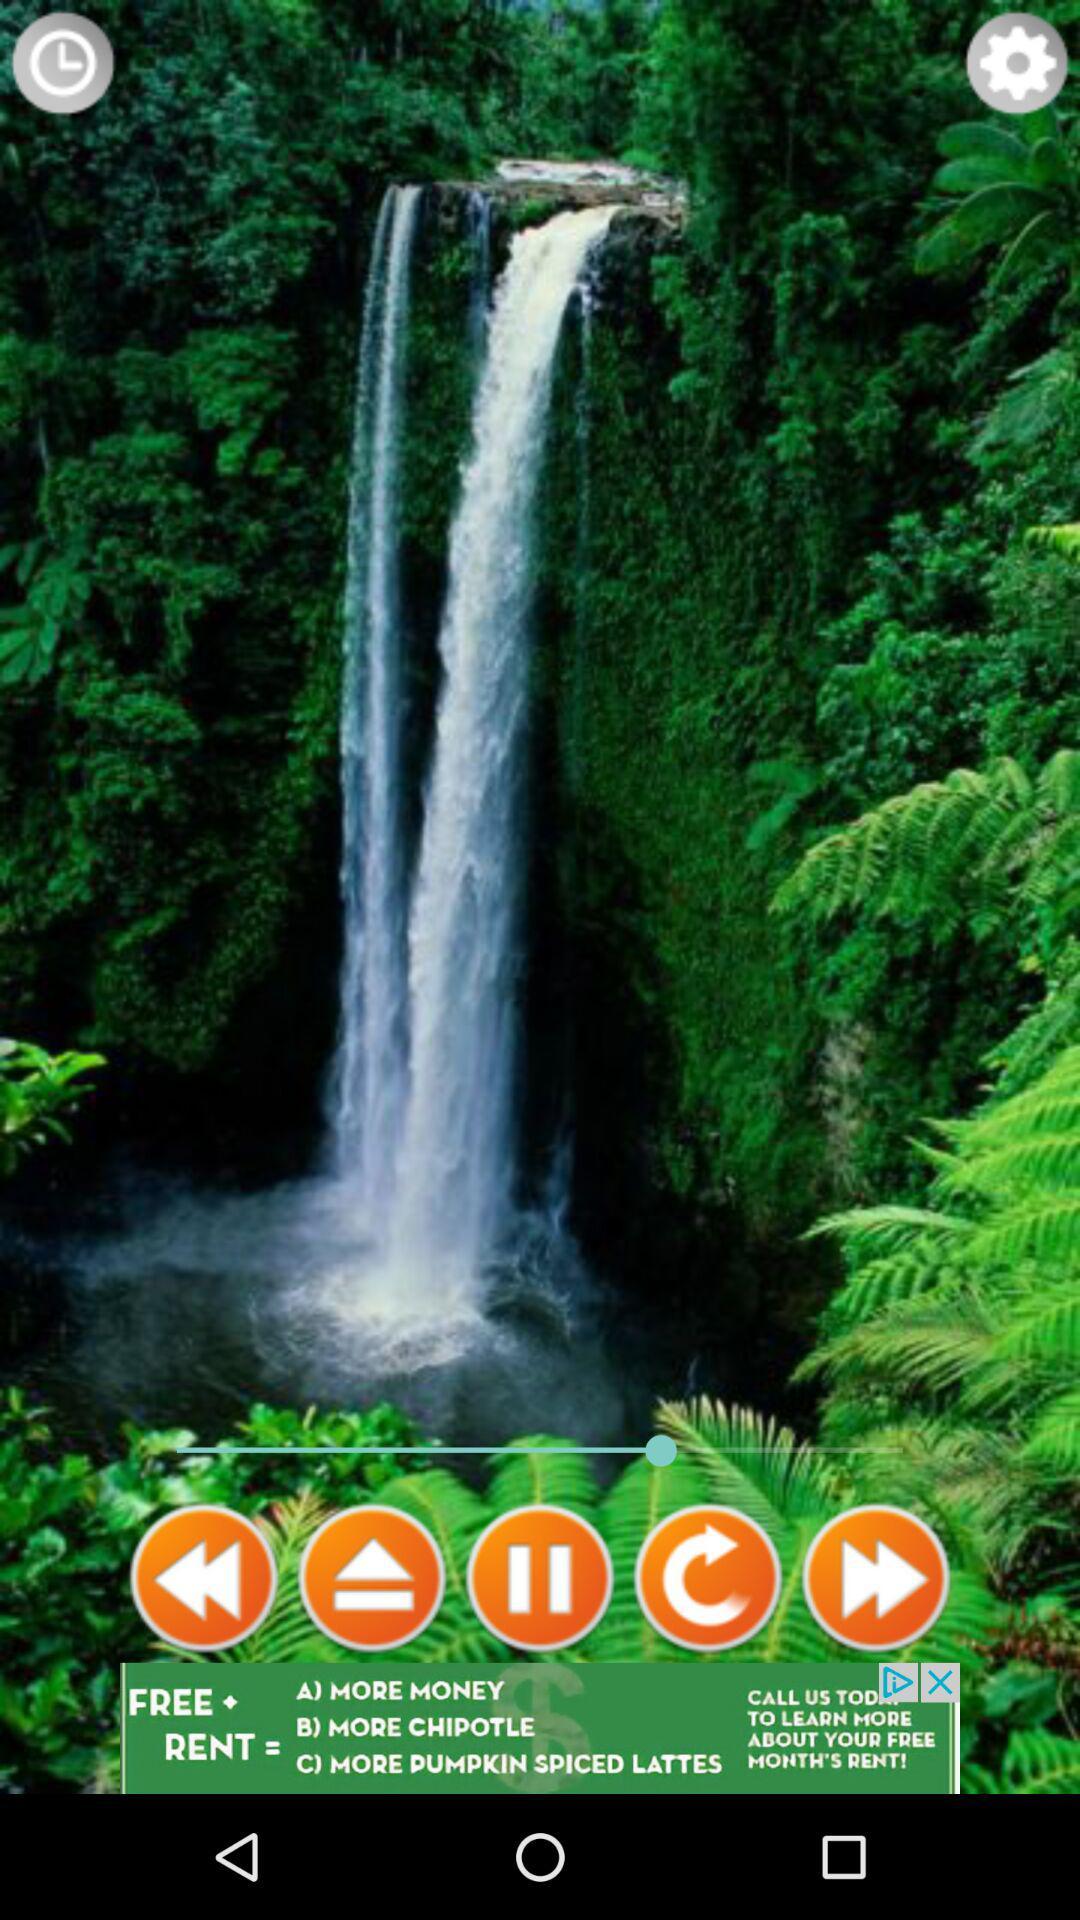 This screenshot has width=1080, height=1920. I want to click on fast forward, so click(874, 1577).